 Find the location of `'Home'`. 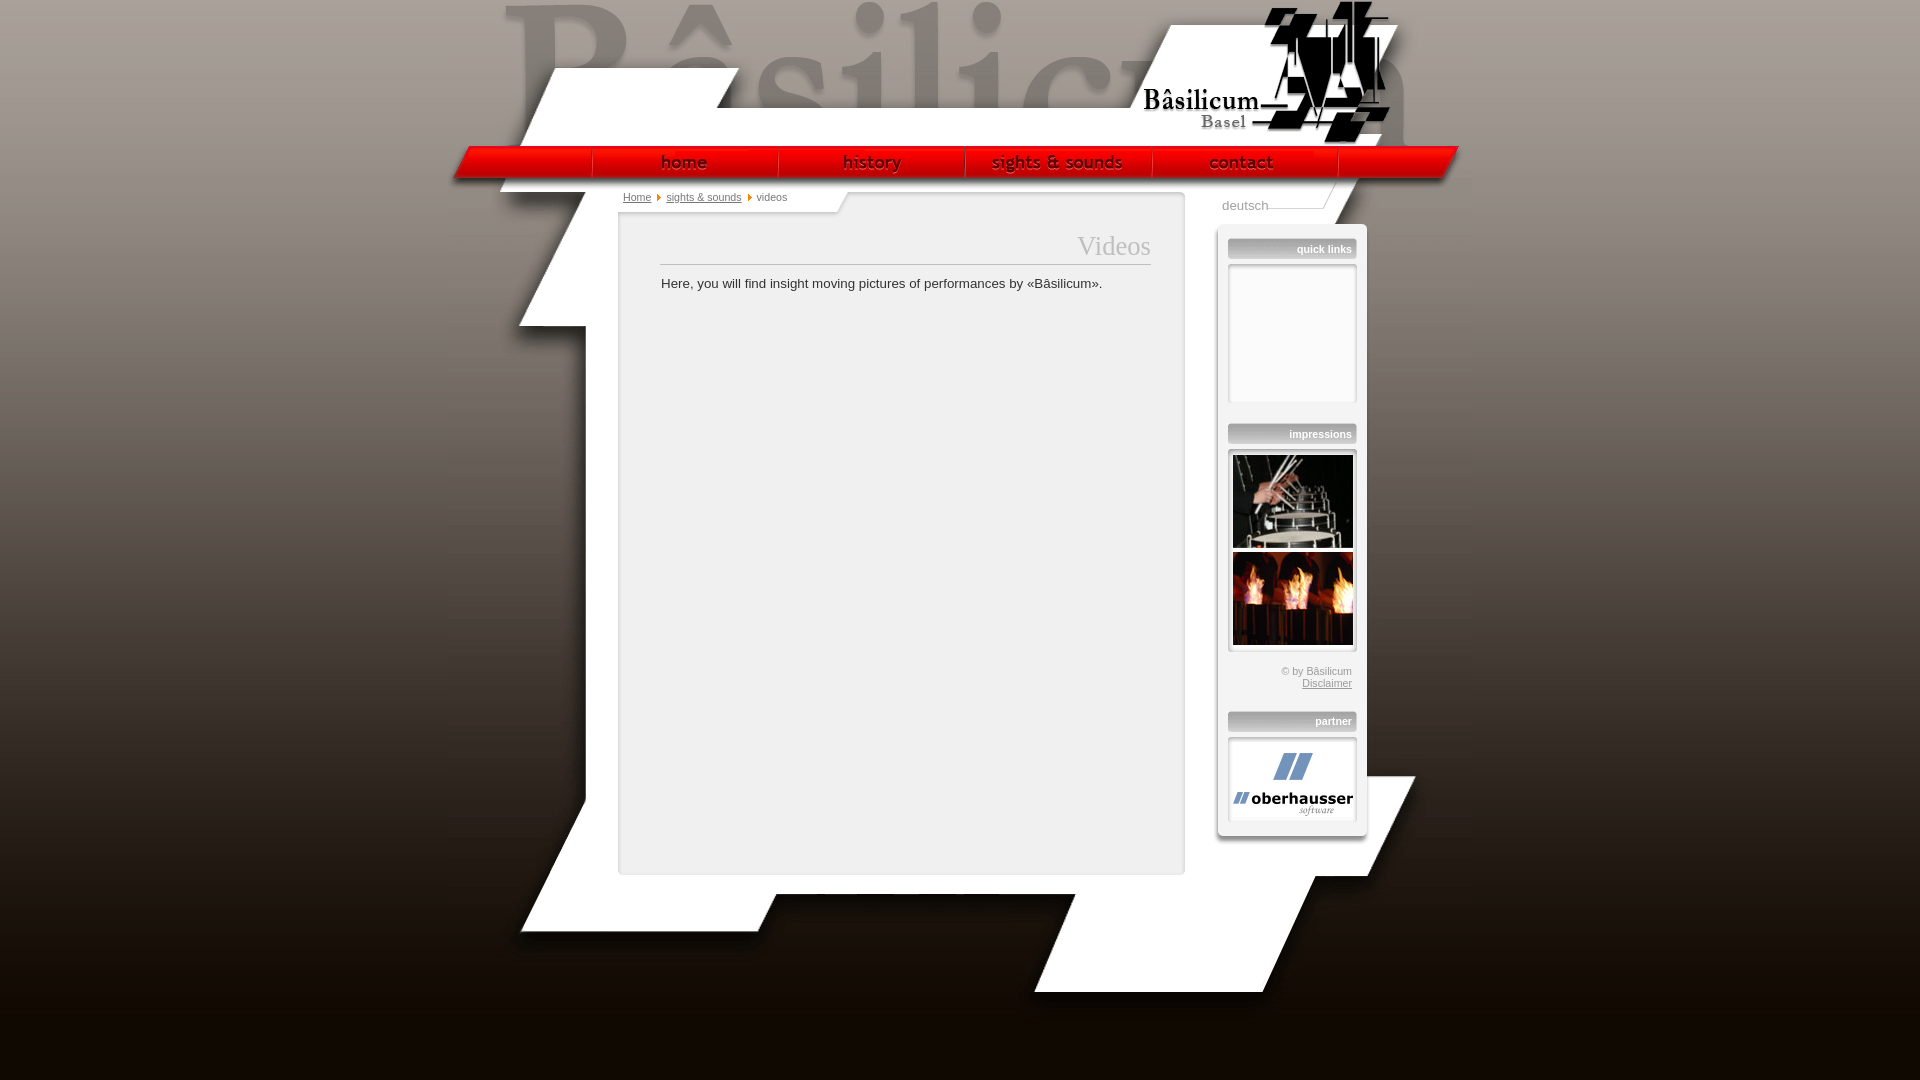

'Home' is located at coordinates (636, 196).